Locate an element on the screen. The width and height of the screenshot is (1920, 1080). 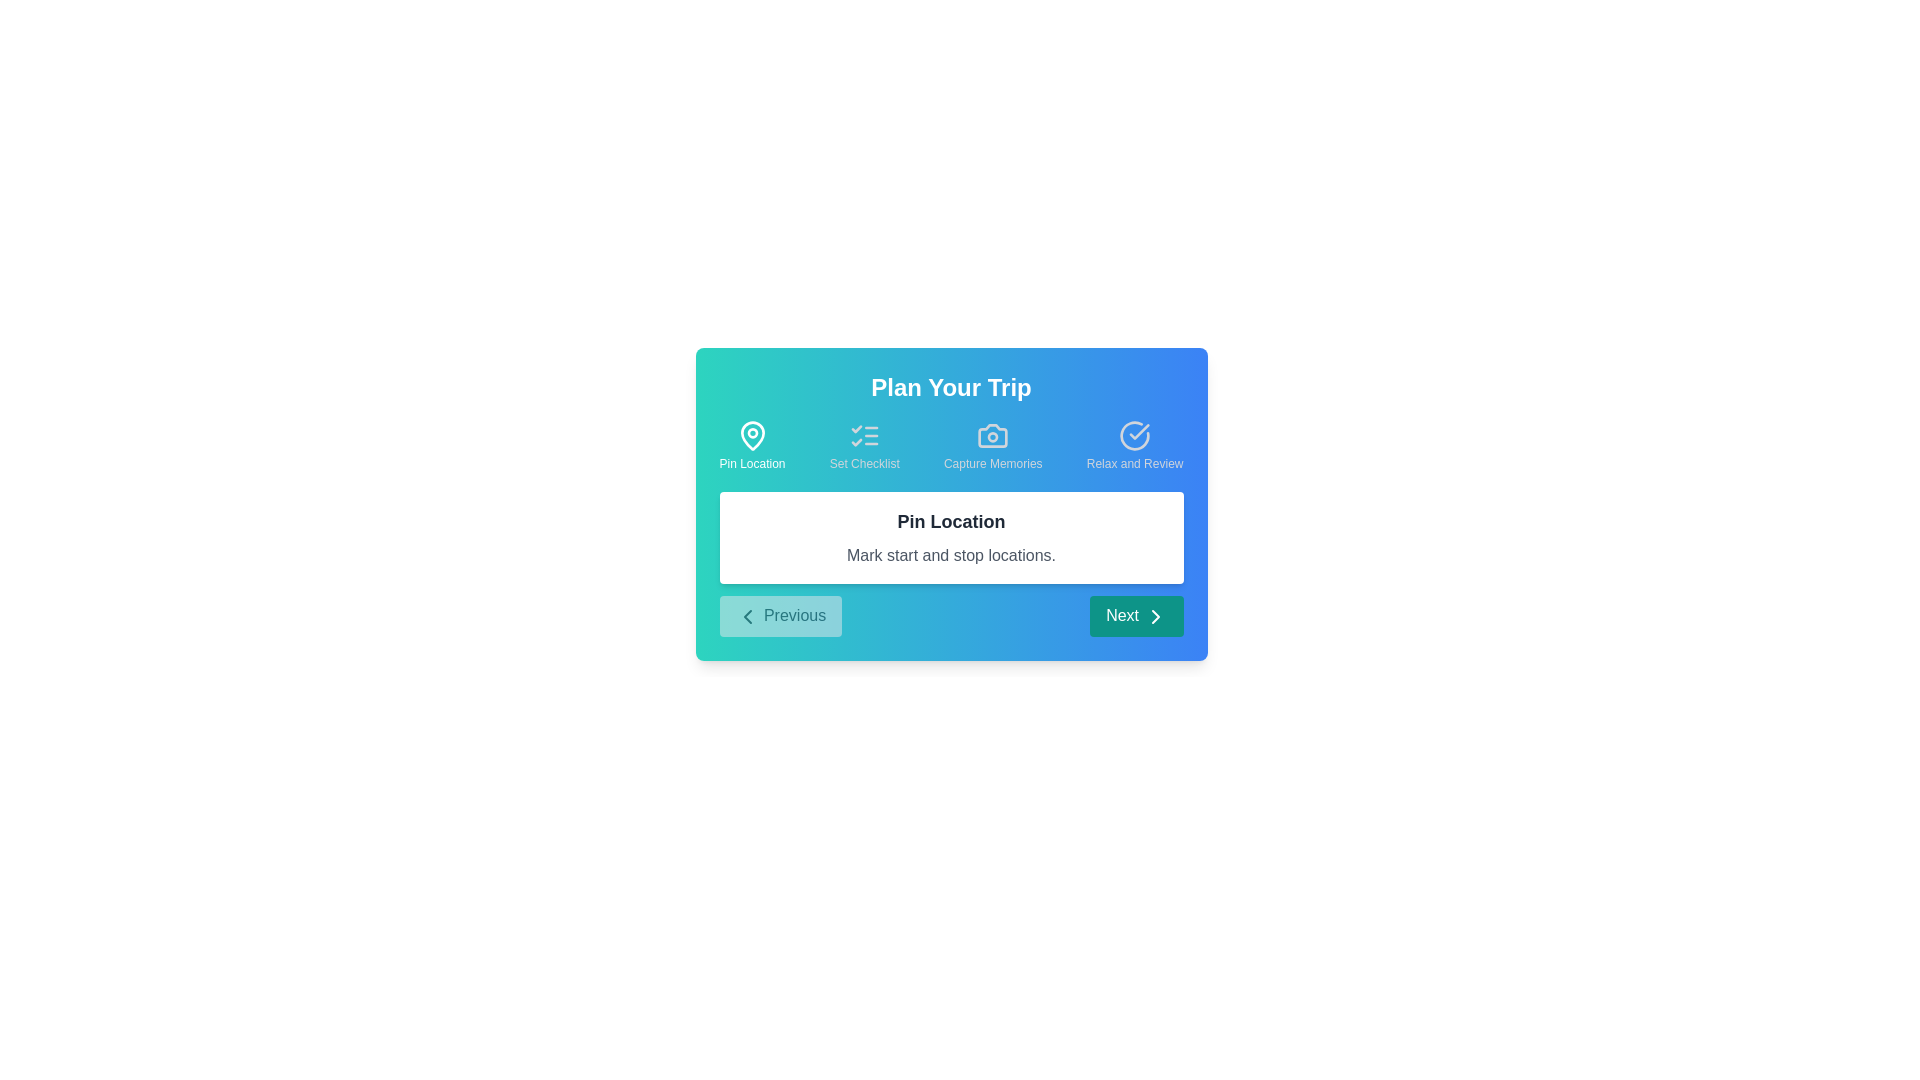
the step icon corresponding to Pin Location is located at coordinates (751, 445).